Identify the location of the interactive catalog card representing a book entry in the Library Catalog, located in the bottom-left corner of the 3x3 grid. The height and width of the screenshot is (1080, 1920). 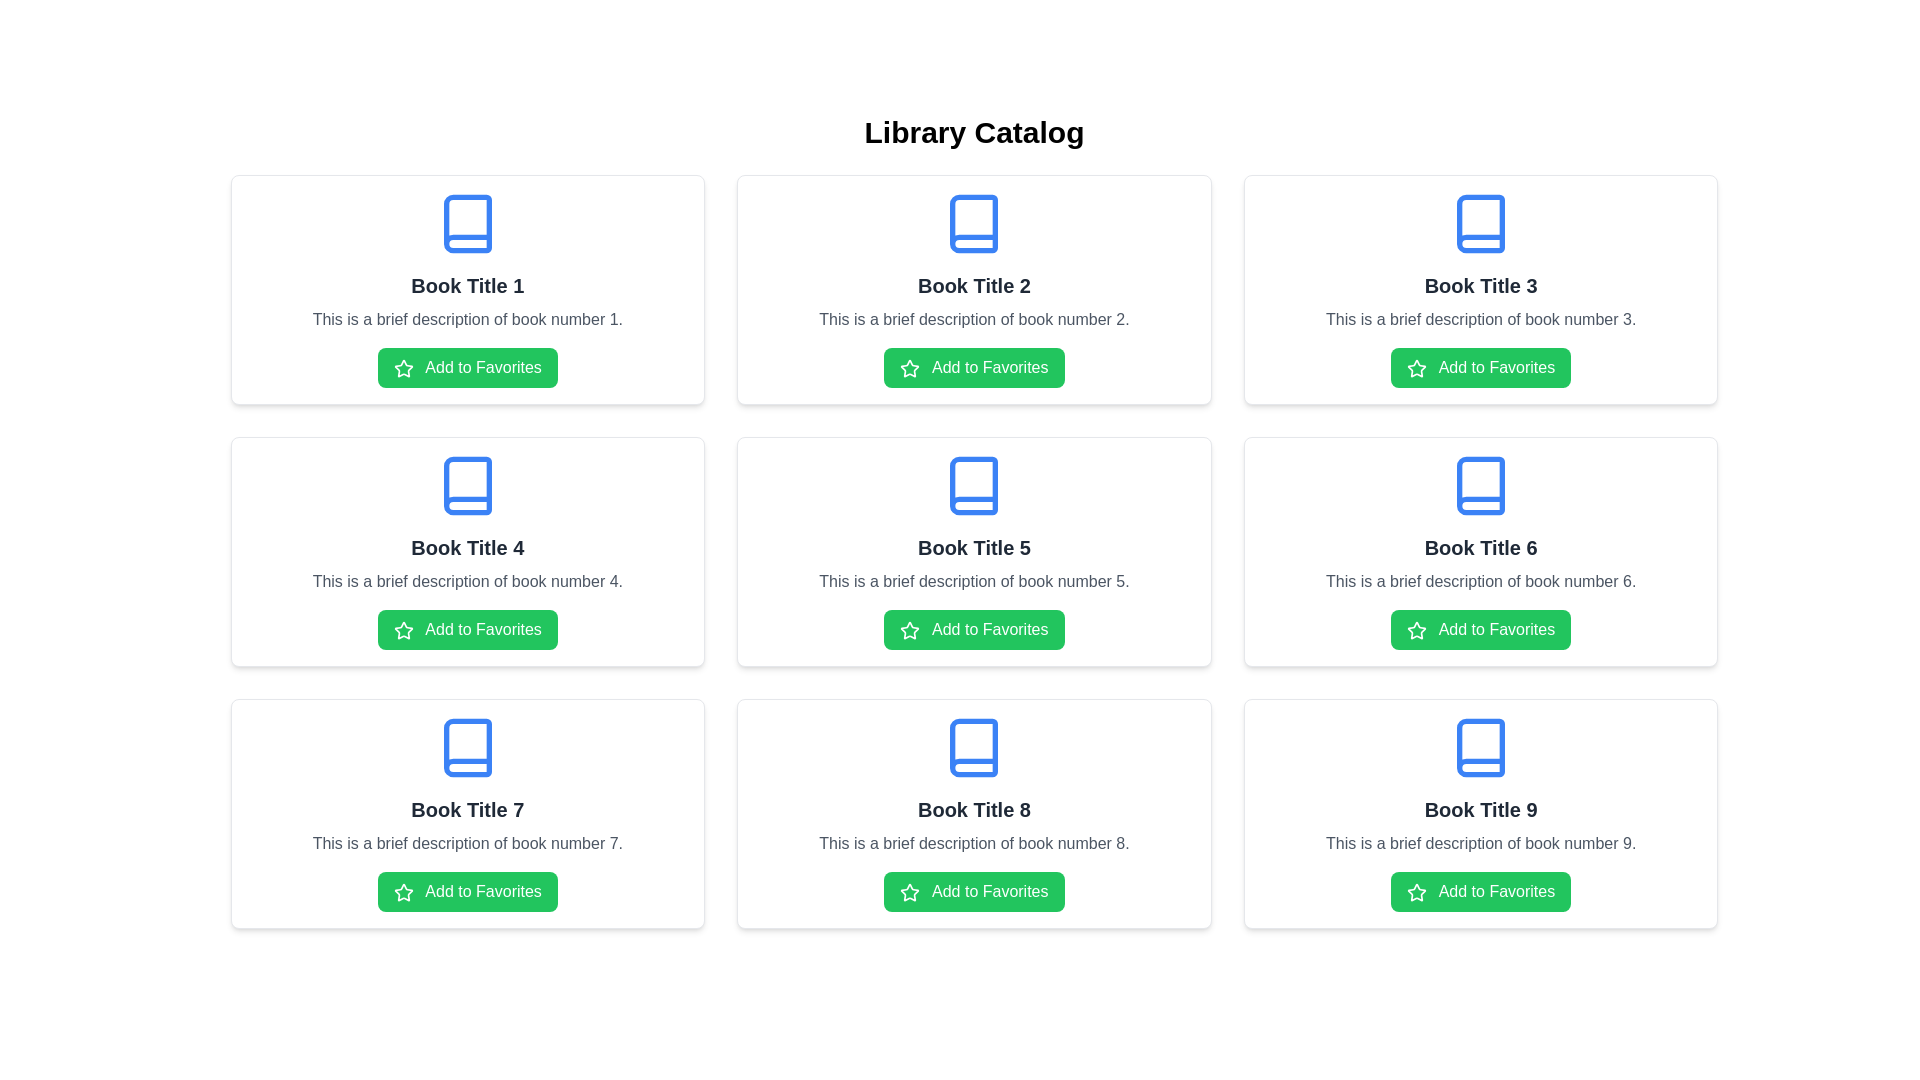
(466, 813).